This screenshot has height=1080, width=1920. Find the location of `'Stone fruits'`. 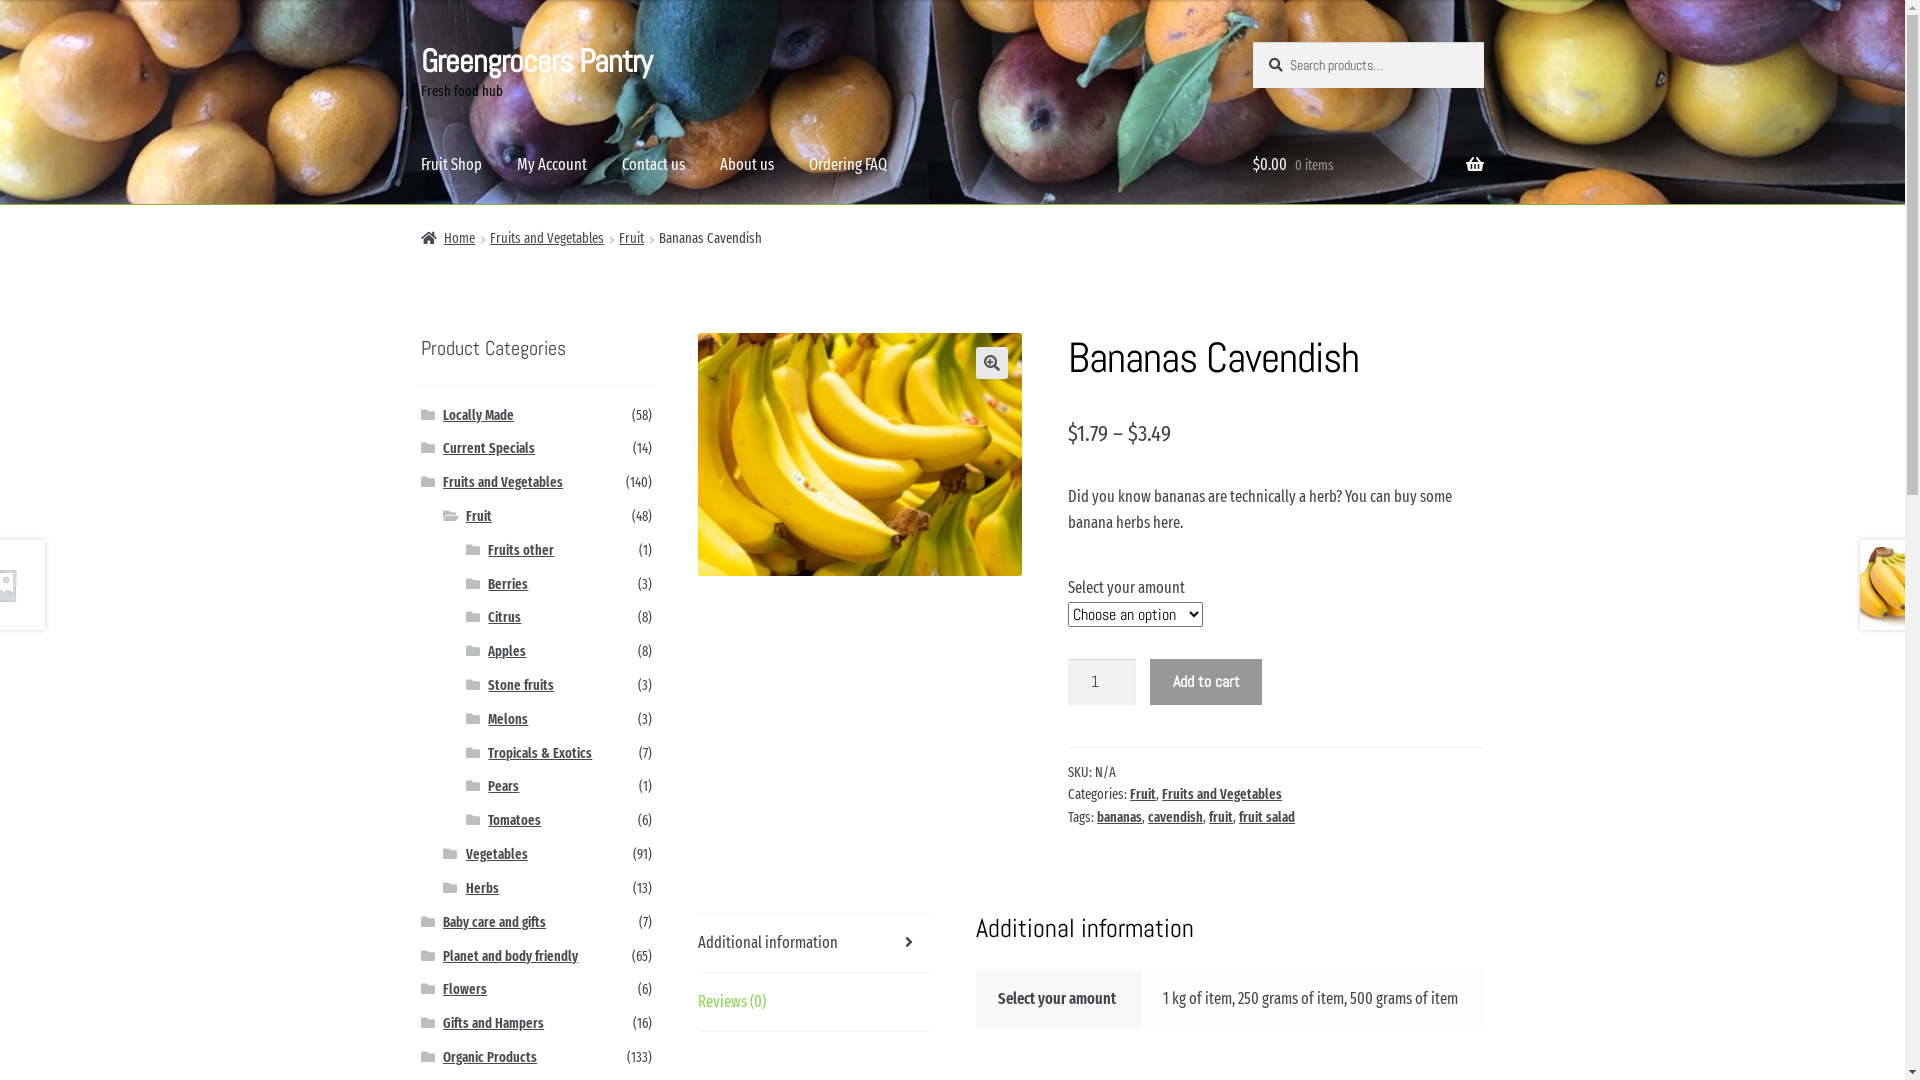

'Stone fruits' is located at coordinates (521, 684).